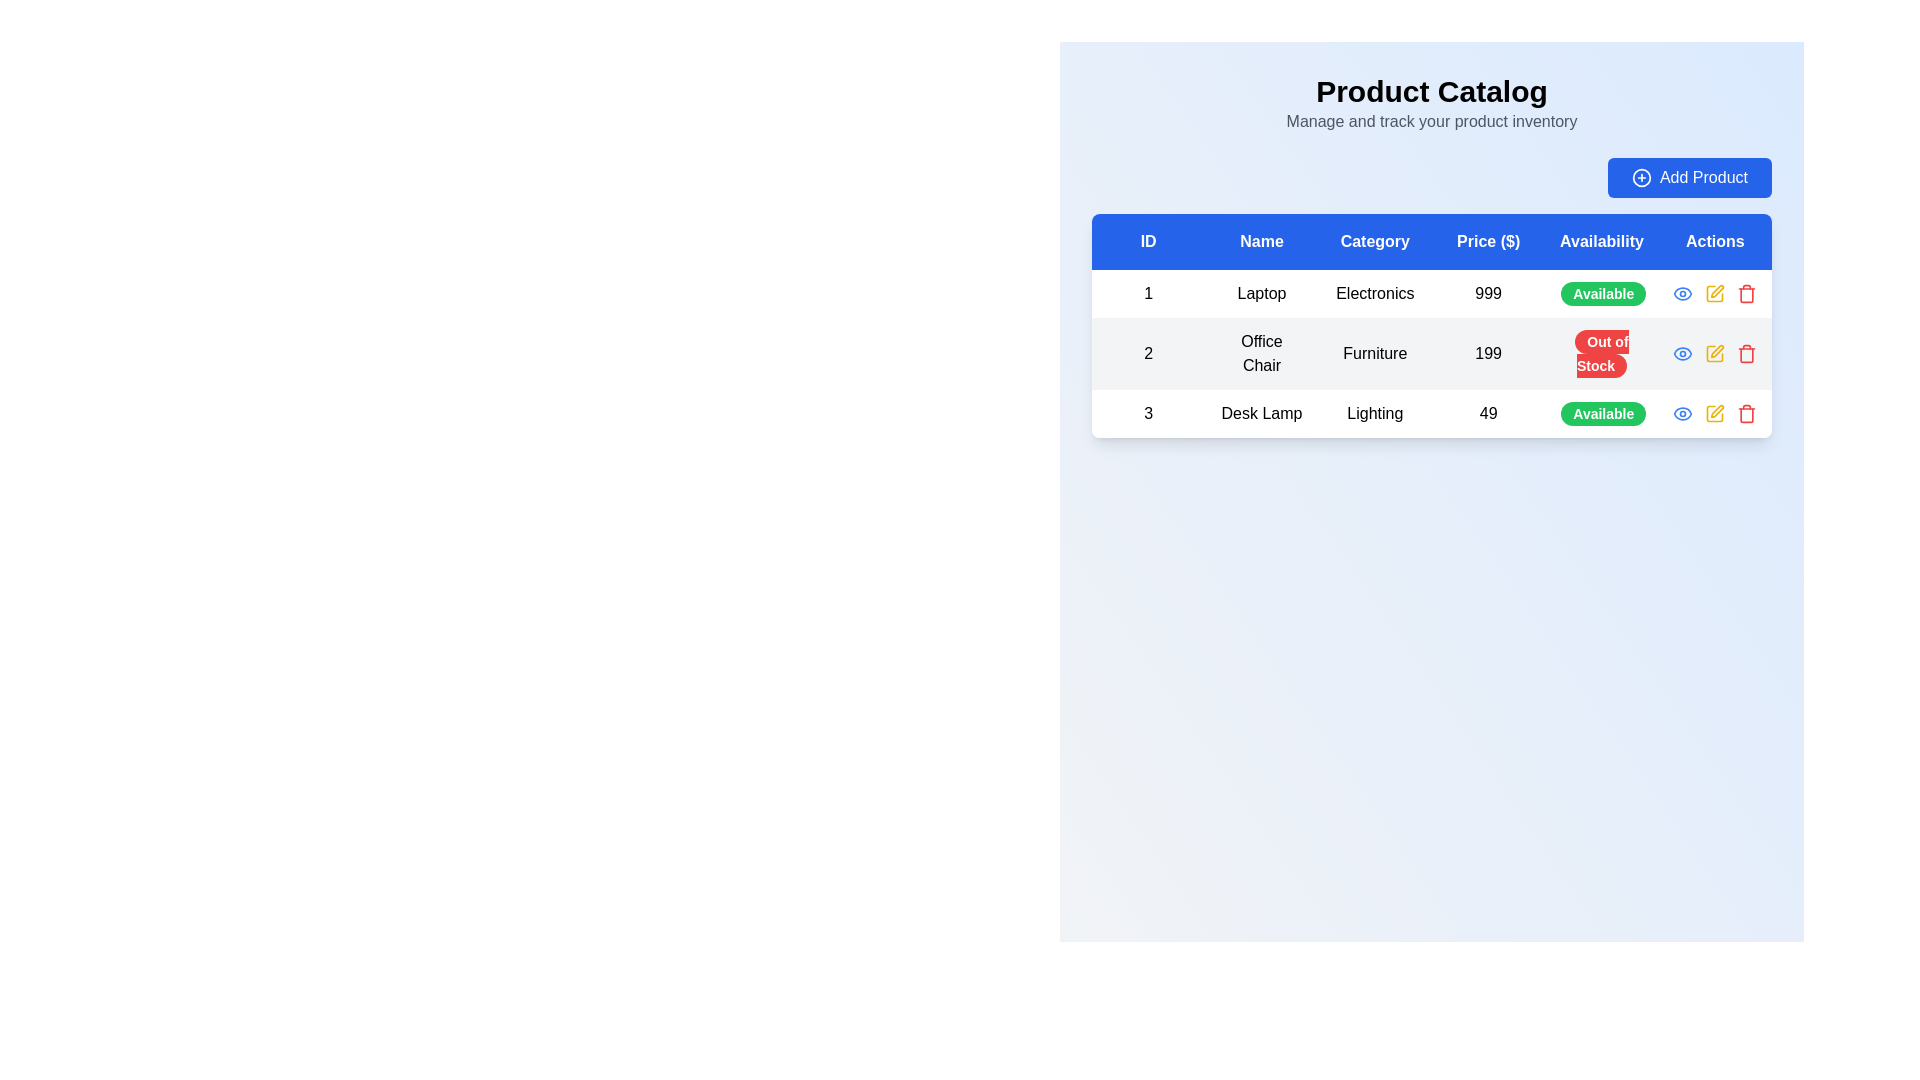  I want to click on status of the availability badge for the product 'Laptop', which is located in the first row of the 'Availability' column of the table, so click(1603, 293).